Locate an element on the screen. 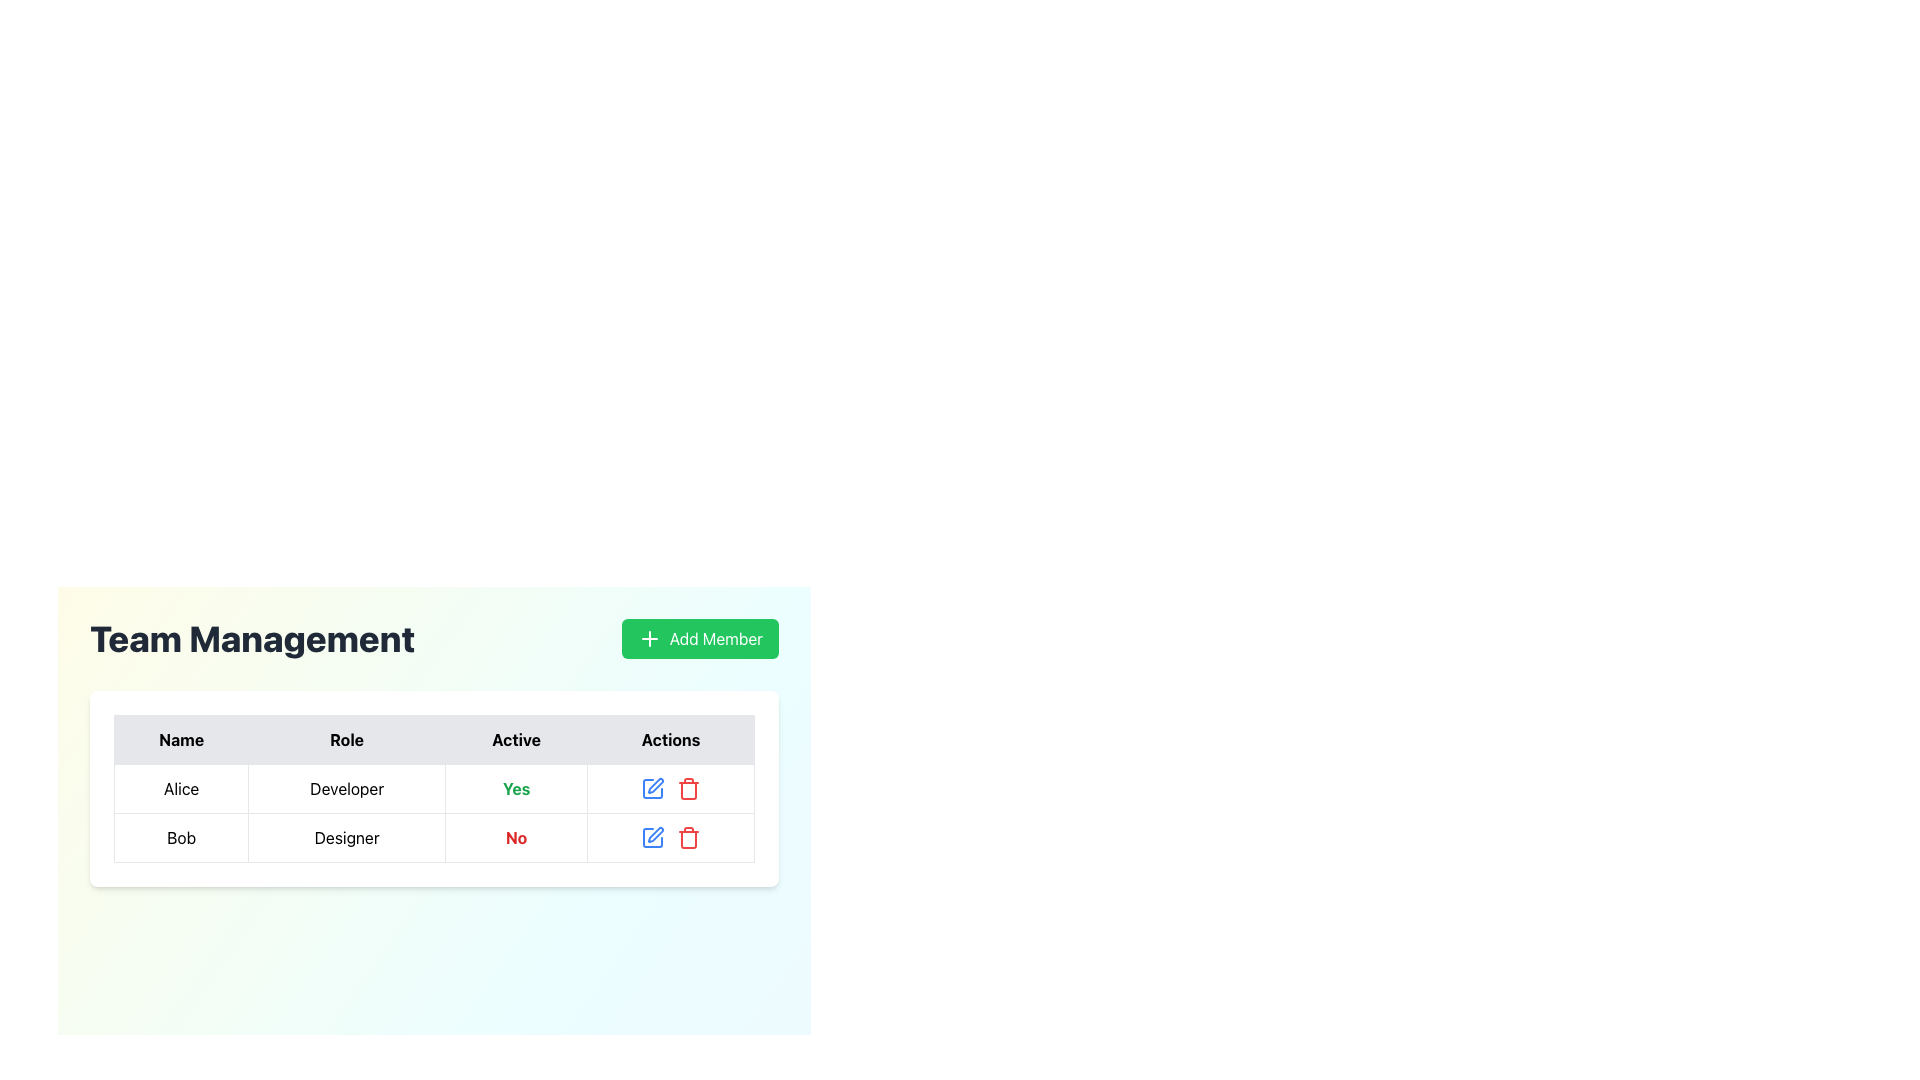 Image resolution: width=1920 pixels, height=1080 pixels. the edit button in the 'Actions' column of the first row to initiate editing of the 'Developer' role details is located at coordinates (653, 788).